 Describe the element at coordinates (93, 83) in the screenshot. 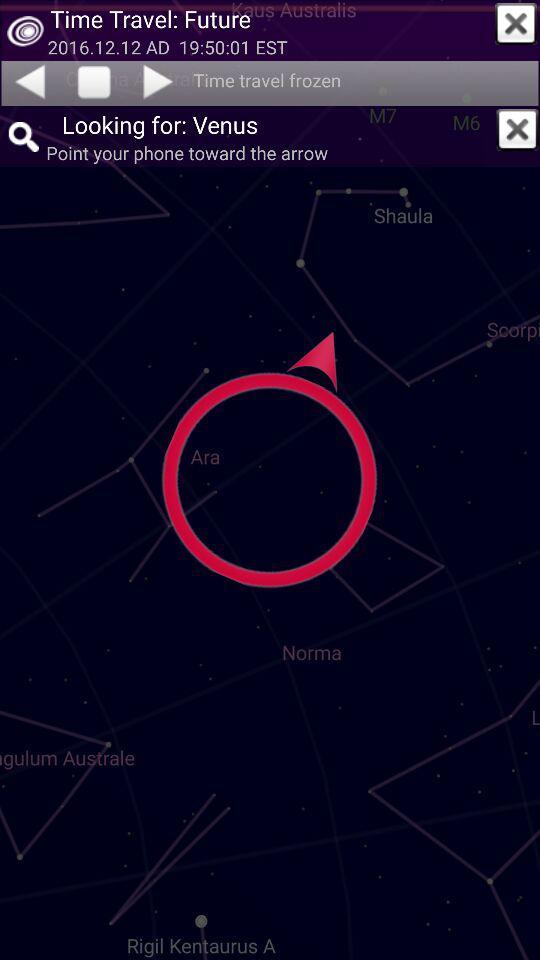

I see `play option` at that location.